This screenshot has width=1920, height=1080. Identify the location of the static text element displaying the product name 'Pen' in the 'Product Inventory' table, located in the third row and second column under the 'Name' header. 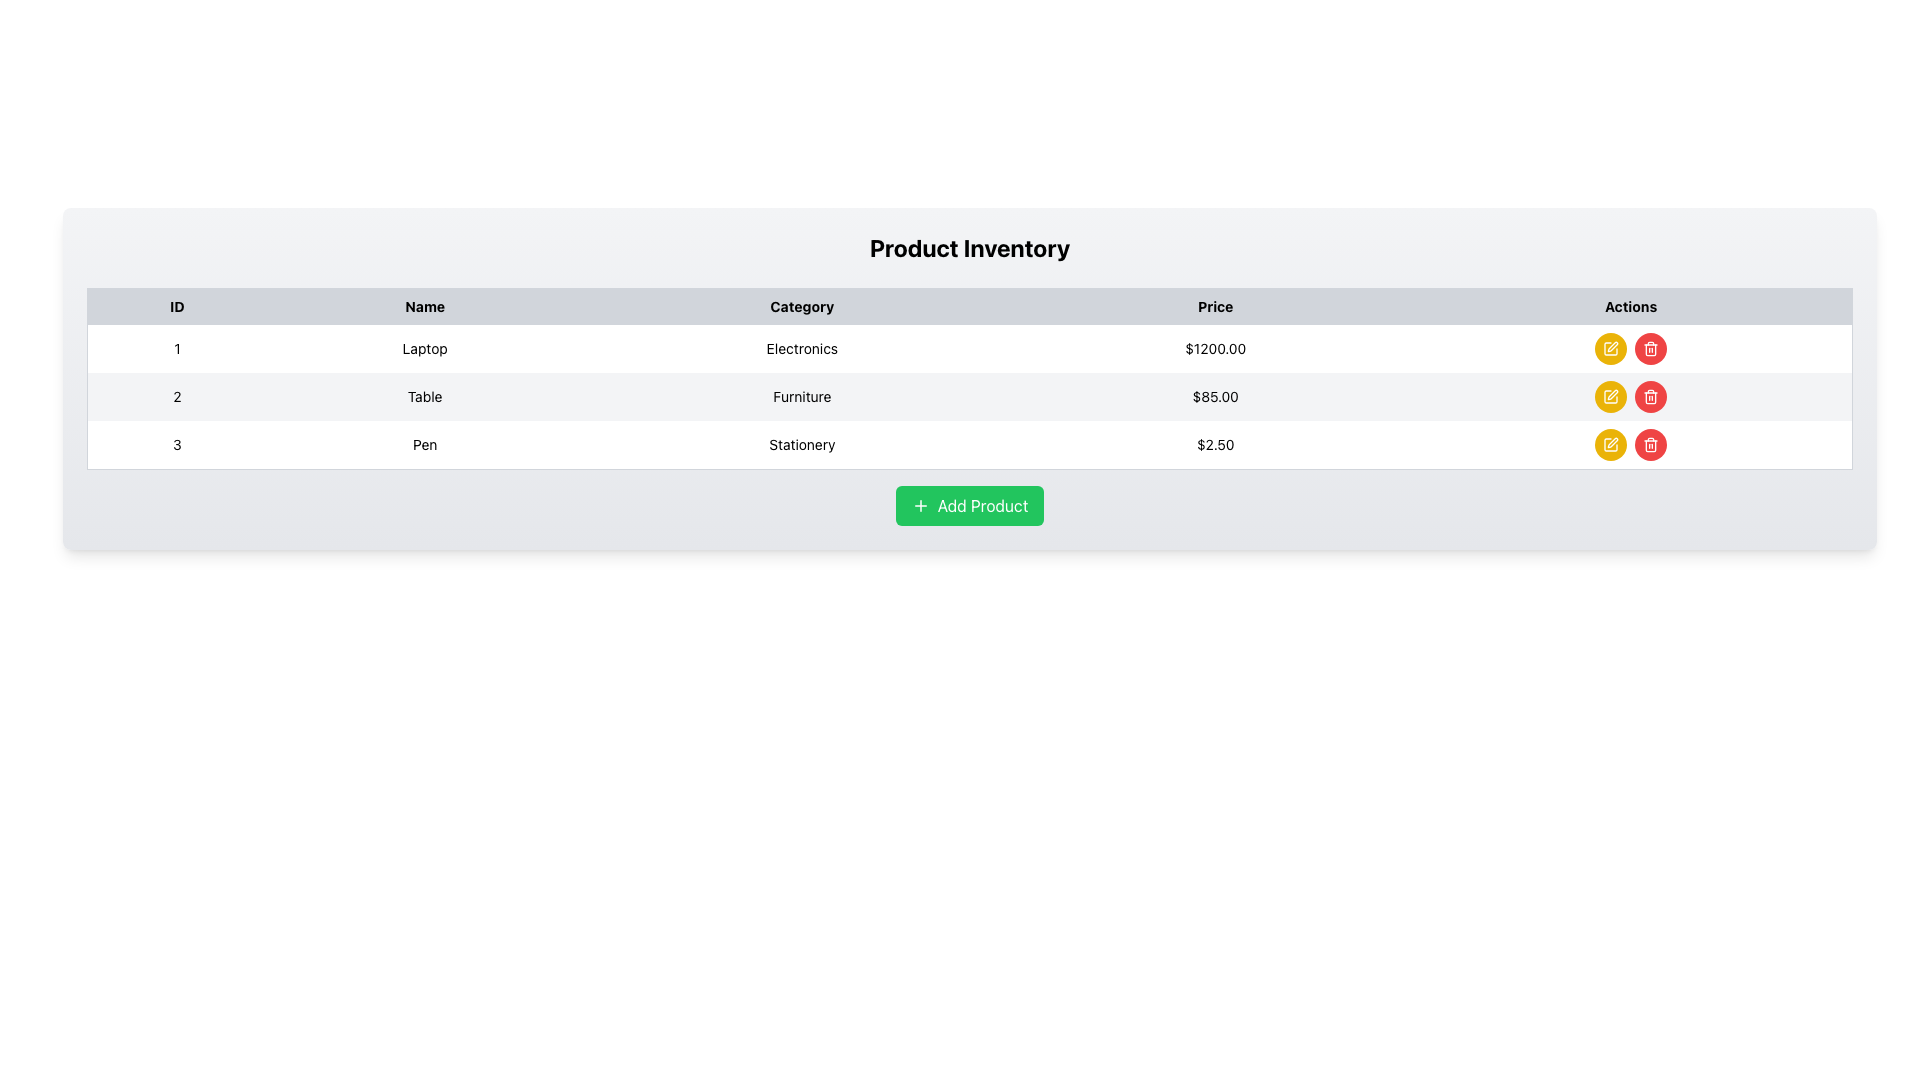
(424, 444).